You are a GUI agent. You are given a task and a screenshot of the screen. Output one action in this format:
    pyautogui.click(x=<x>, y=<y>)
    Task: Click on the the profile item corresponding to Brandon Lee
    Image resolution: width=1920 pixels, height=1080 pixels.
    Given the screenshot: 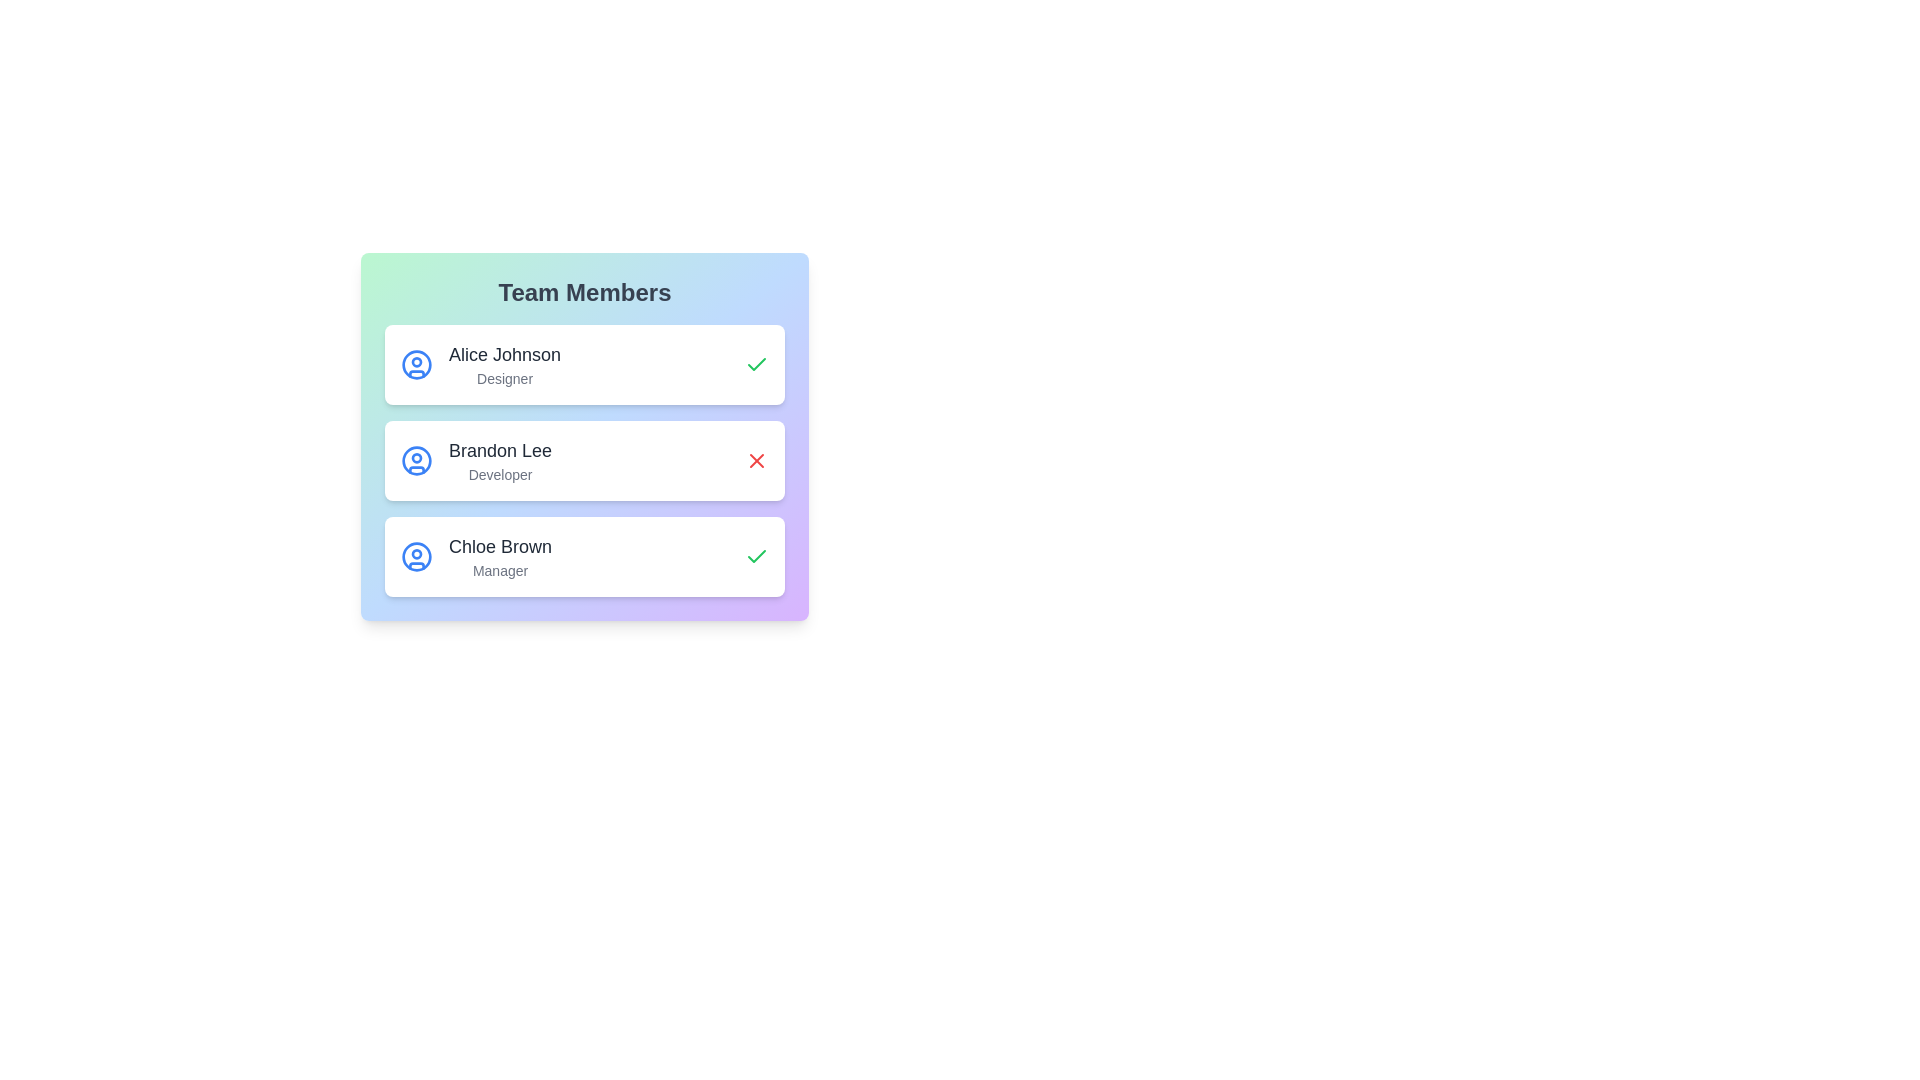 What is the action you would take?
    pyautogui.click(x=584, y=461)
    